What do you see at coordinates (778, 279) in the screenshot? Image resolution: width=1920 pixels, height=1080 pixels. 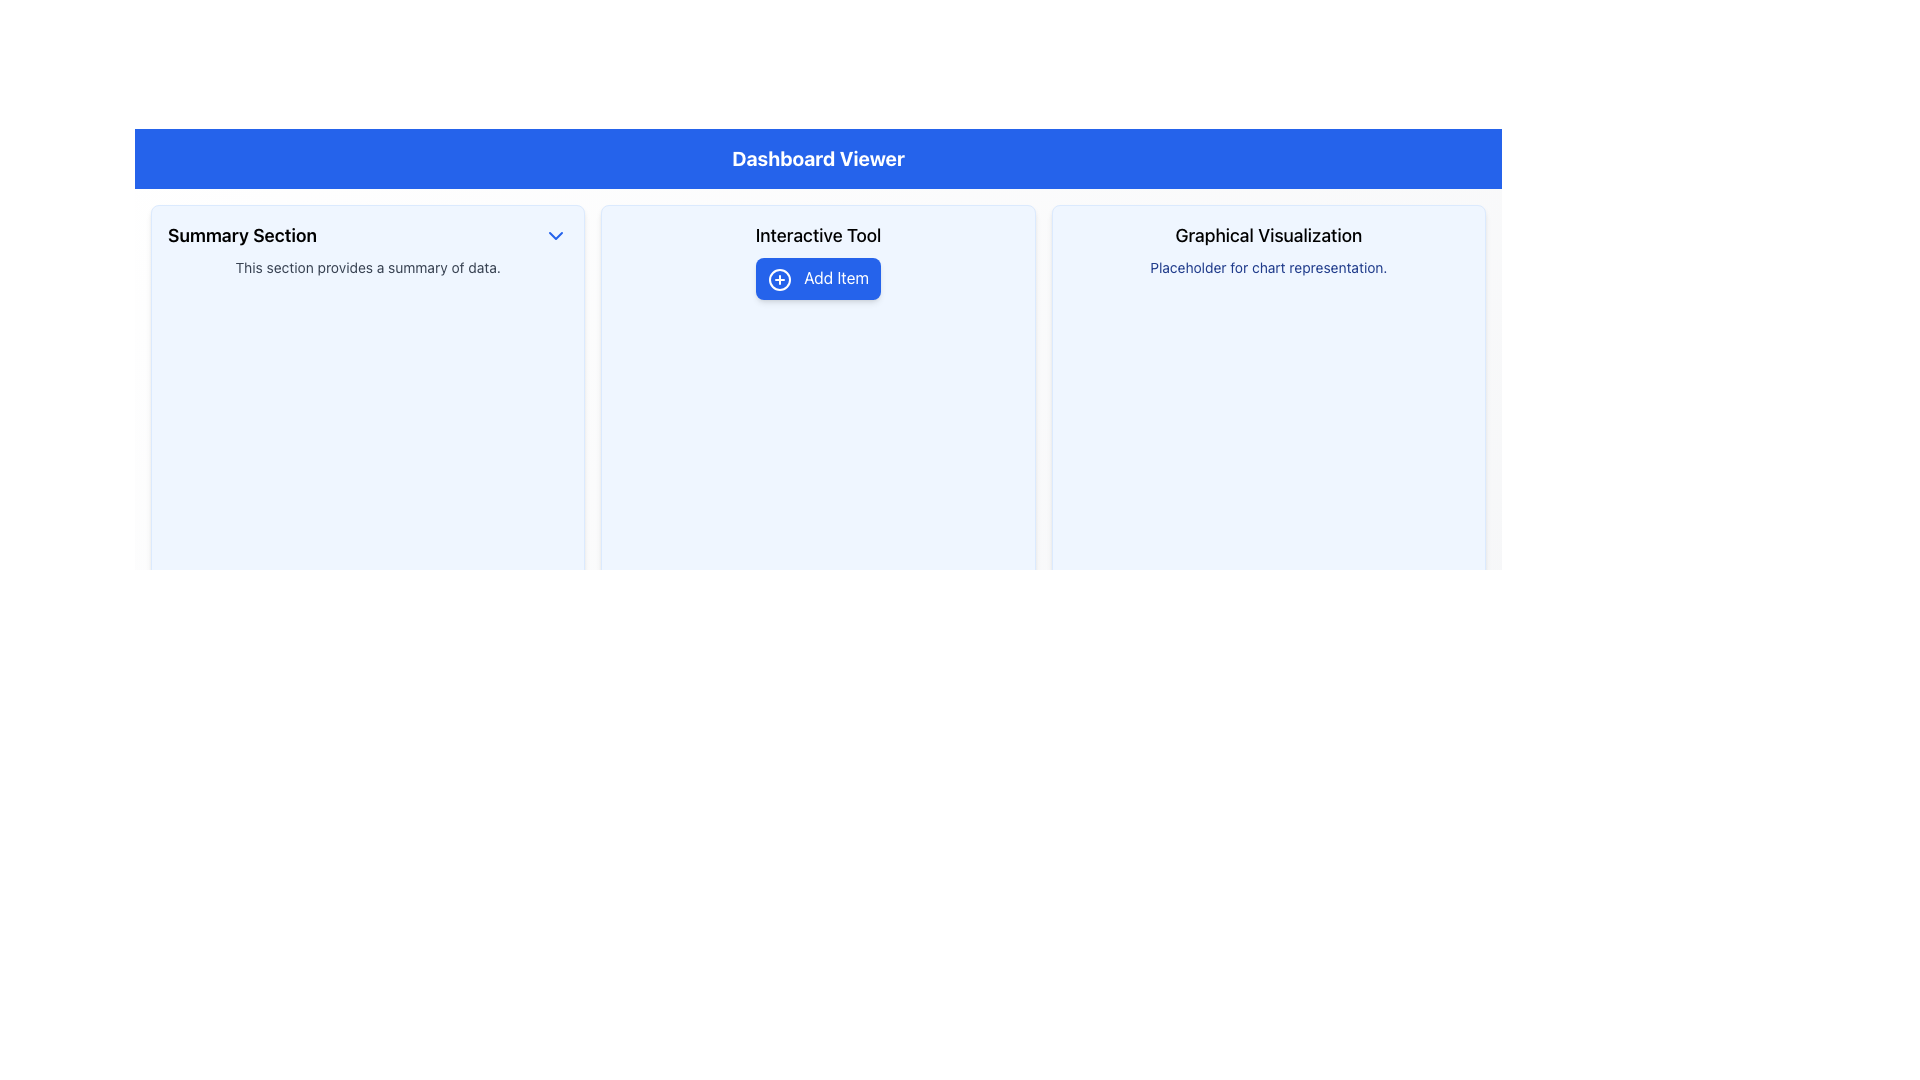 I see `the circular Decorative Icon that is located in the middle of the blue button labeled 'Add Item', positioned centrally below the 'Interactive Tool' title` at bounding box center [778, 279].